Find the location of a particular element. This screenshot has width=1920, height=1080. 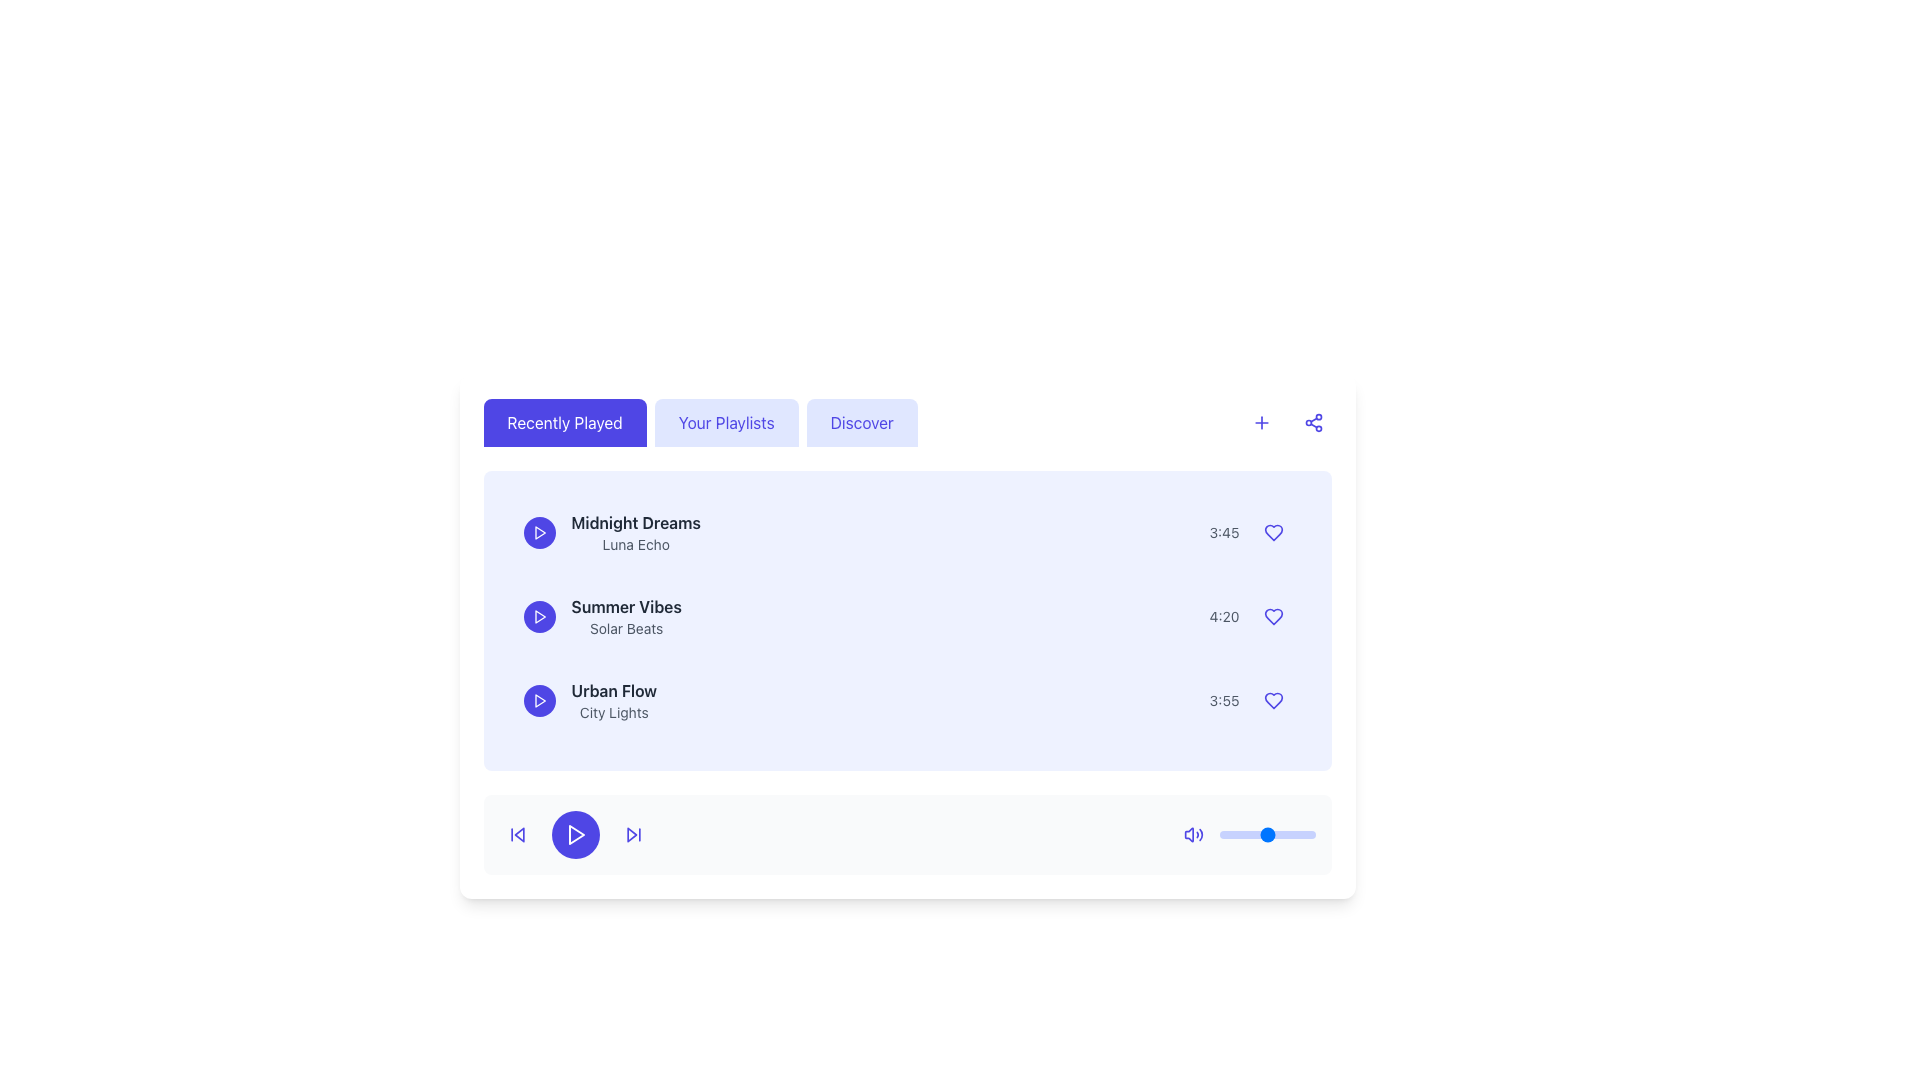

the button that allows users is located at coordinates (725, 422).